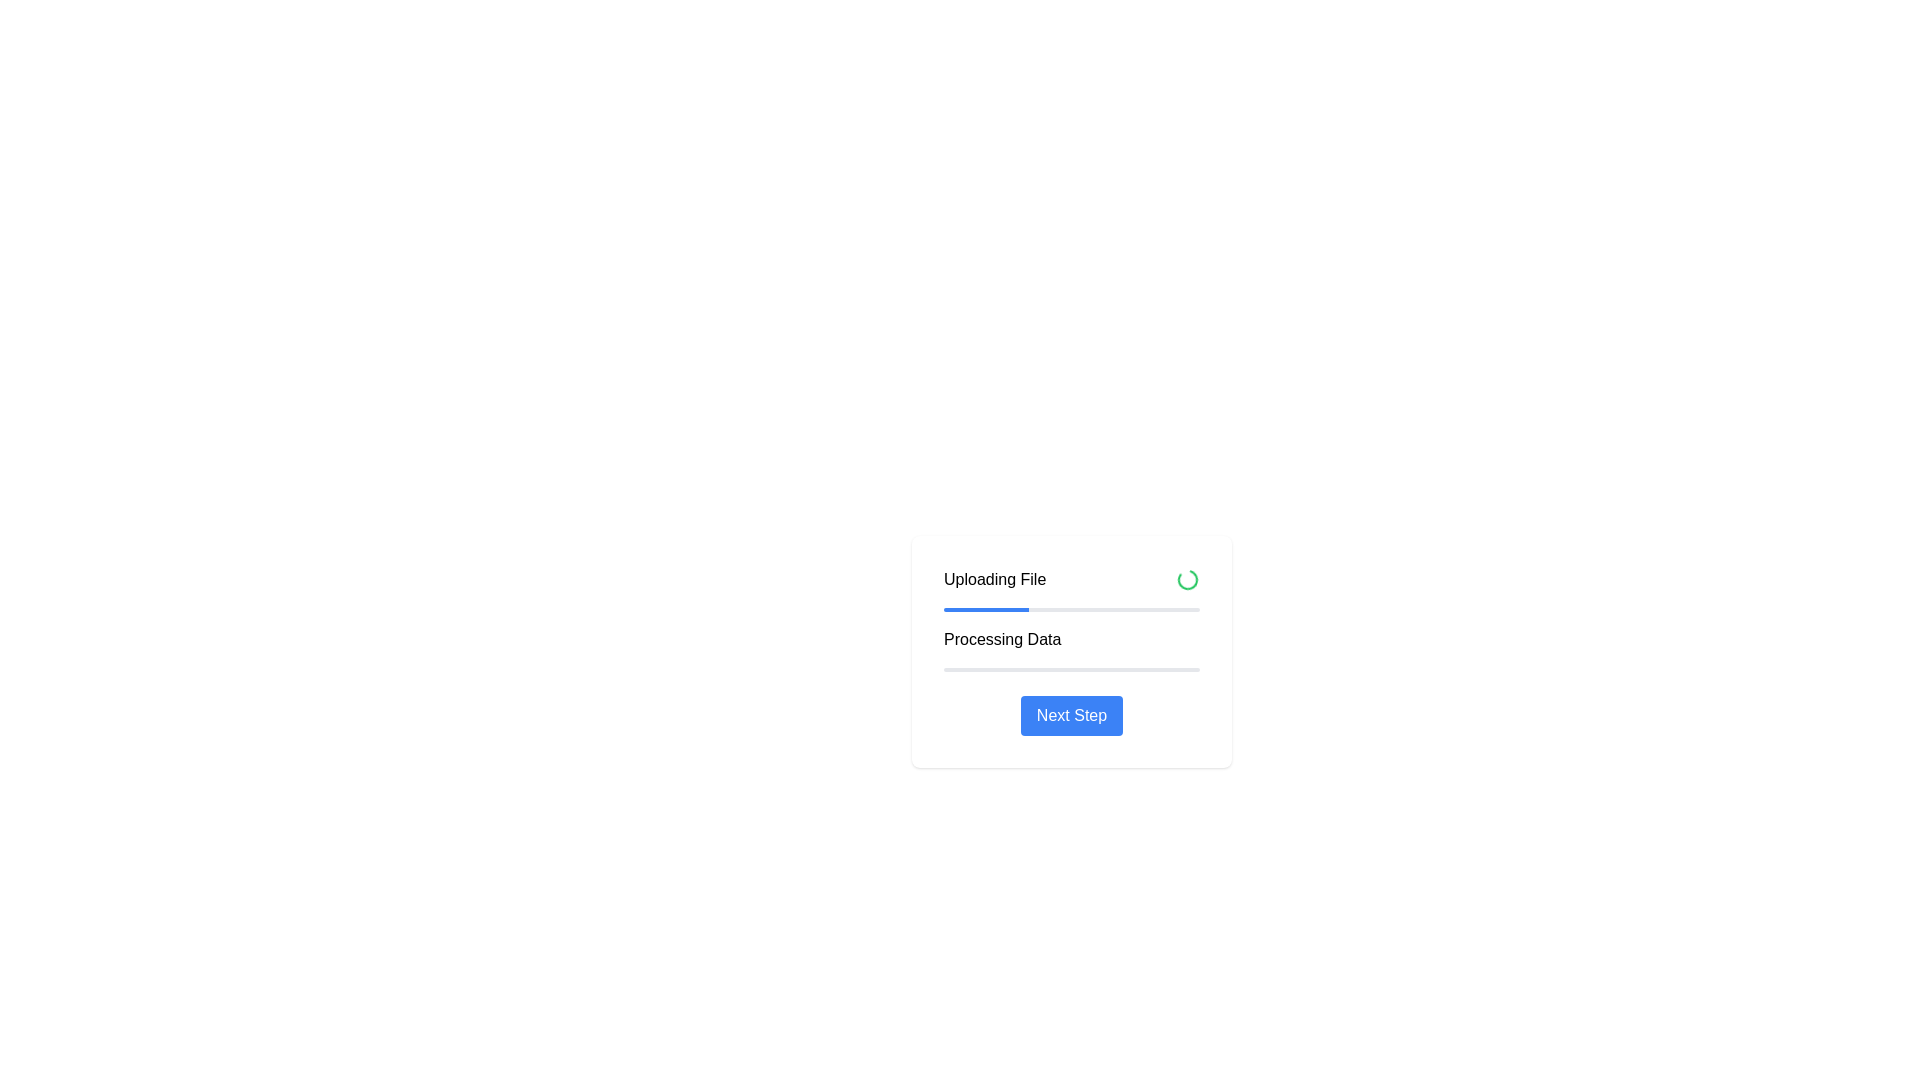 This screenshot has height=1080, width=1920. Describe the element at coordinates (968, 608) in the screenshot. I see `the progress bar` at that location.